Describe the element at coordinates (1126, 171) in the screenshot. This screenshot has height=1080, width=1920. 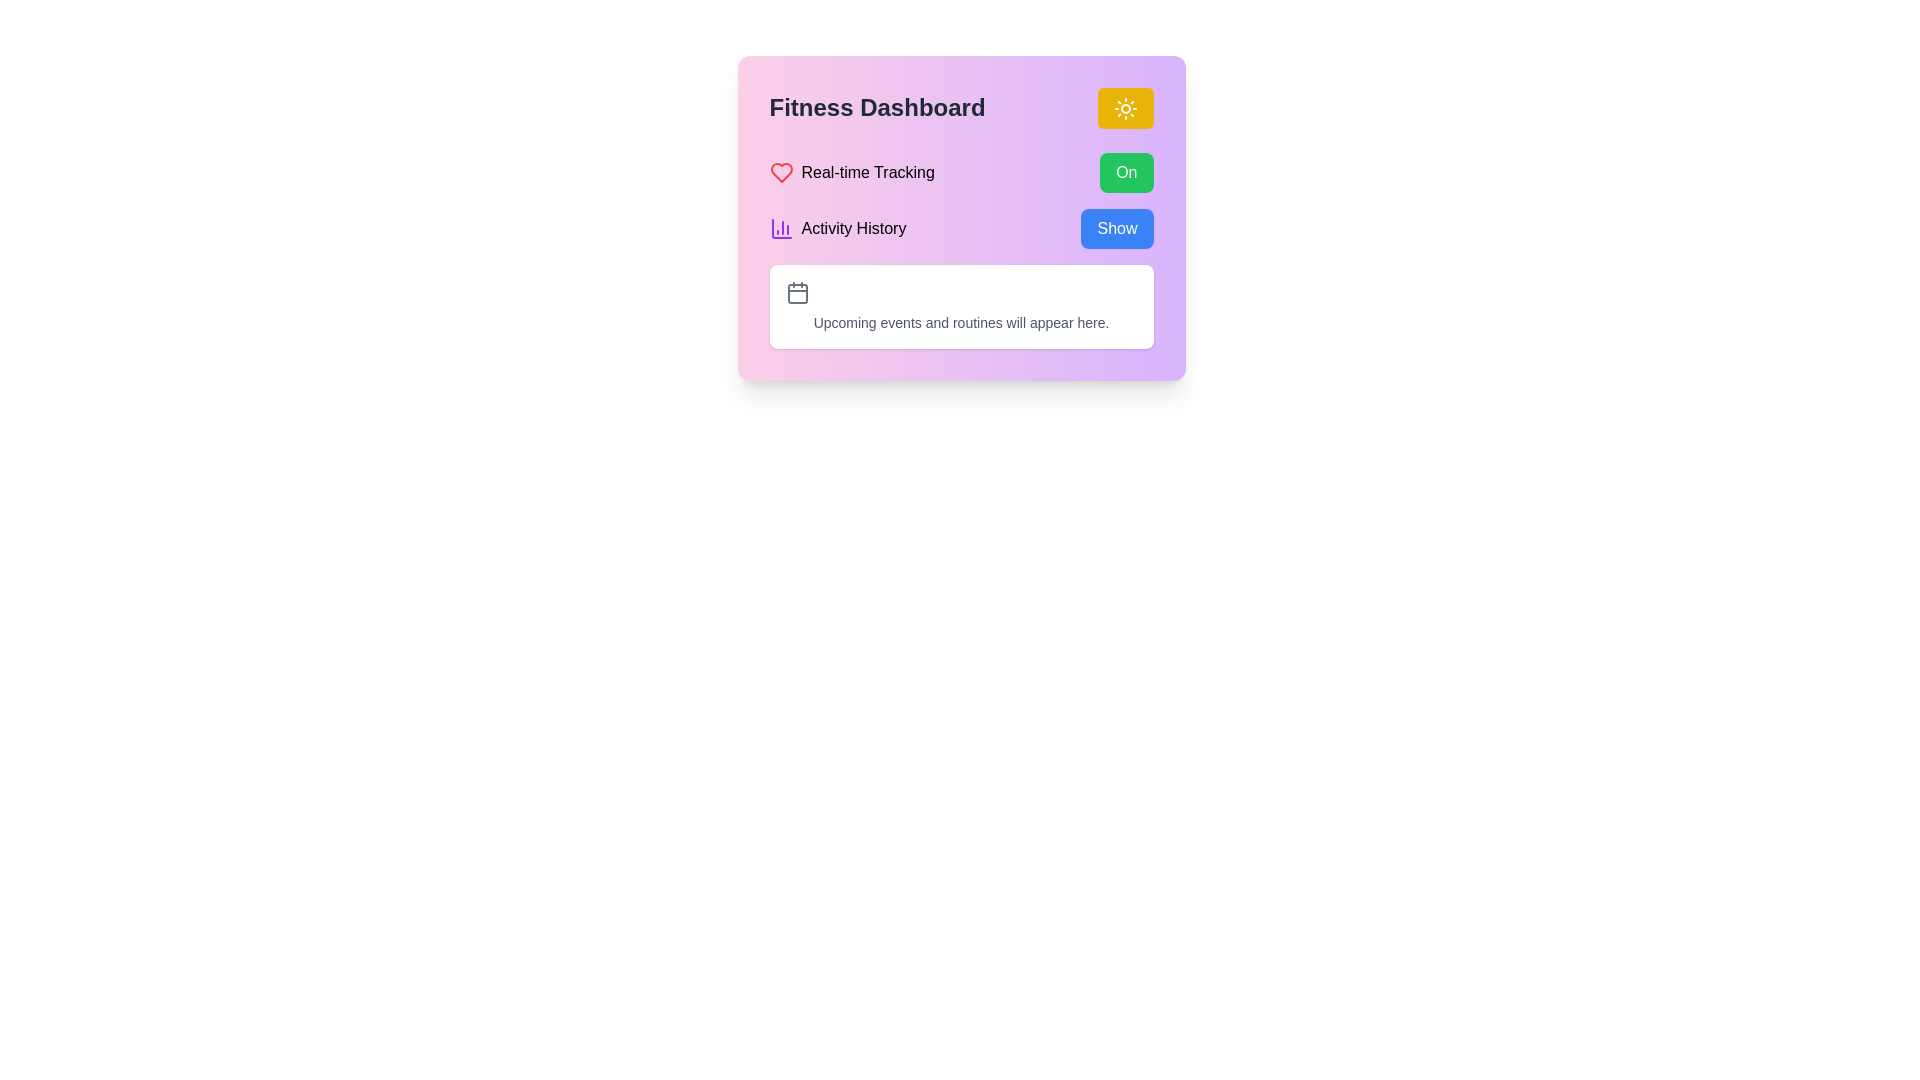
I see `the green button labeled 'On' located on the right side of the 'Real-time Tracking' section` at that location.